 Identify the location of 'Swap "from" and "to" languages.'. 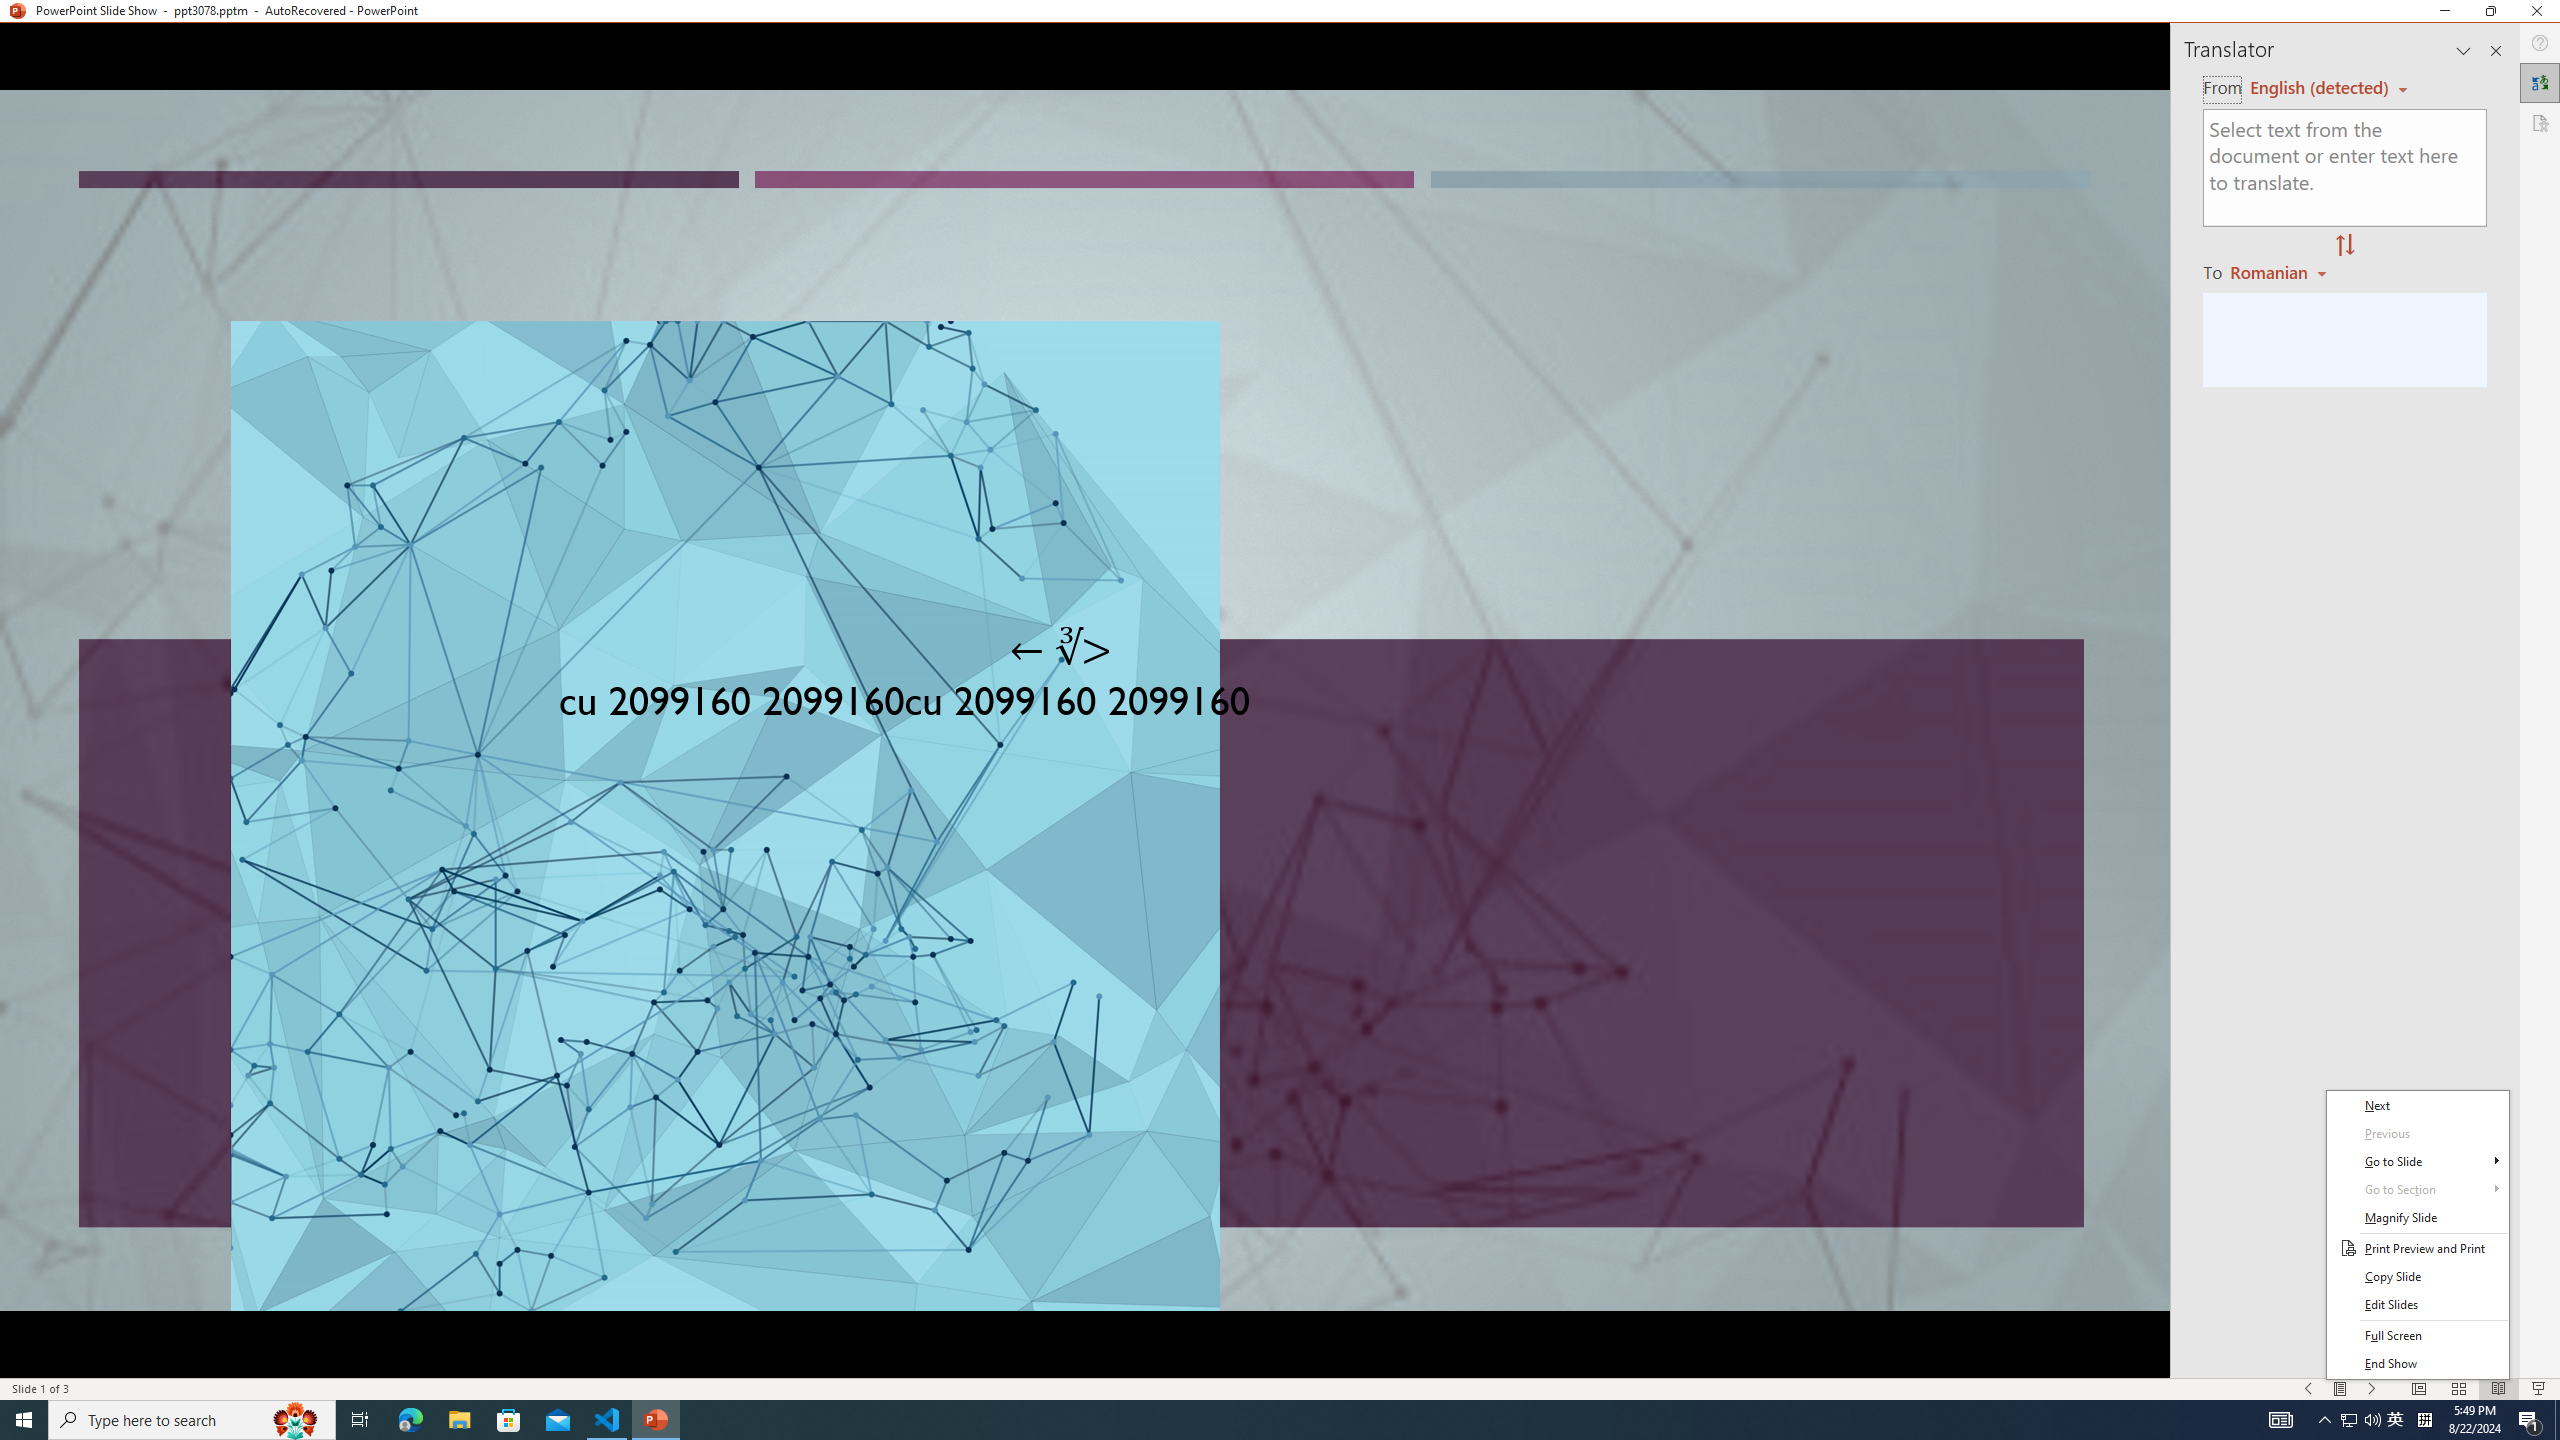
(2343, 245).